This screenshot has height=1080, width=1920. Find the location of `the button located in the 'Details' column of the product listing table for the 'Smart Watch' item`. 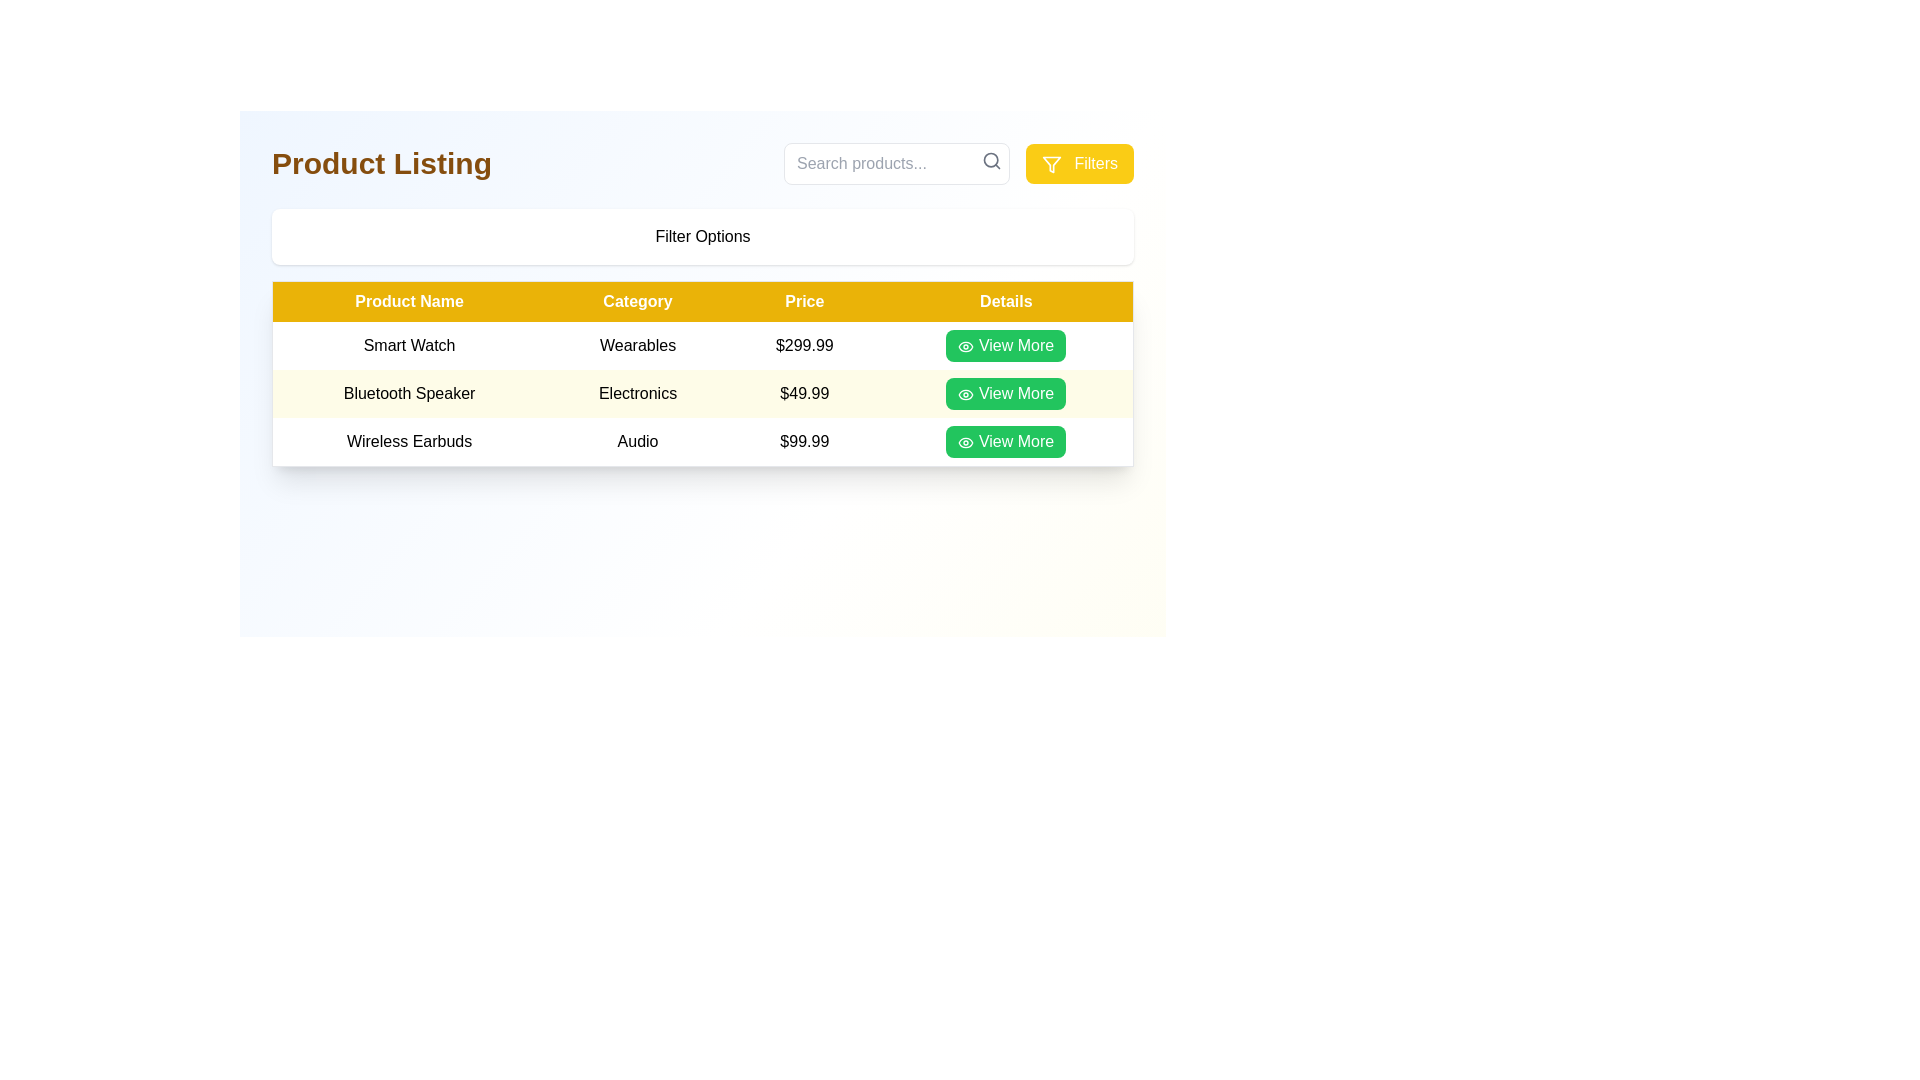

the button located in the 'Details' column of the product listing table for the 'Smart Watch' item is located at coordinates (1006, 345).